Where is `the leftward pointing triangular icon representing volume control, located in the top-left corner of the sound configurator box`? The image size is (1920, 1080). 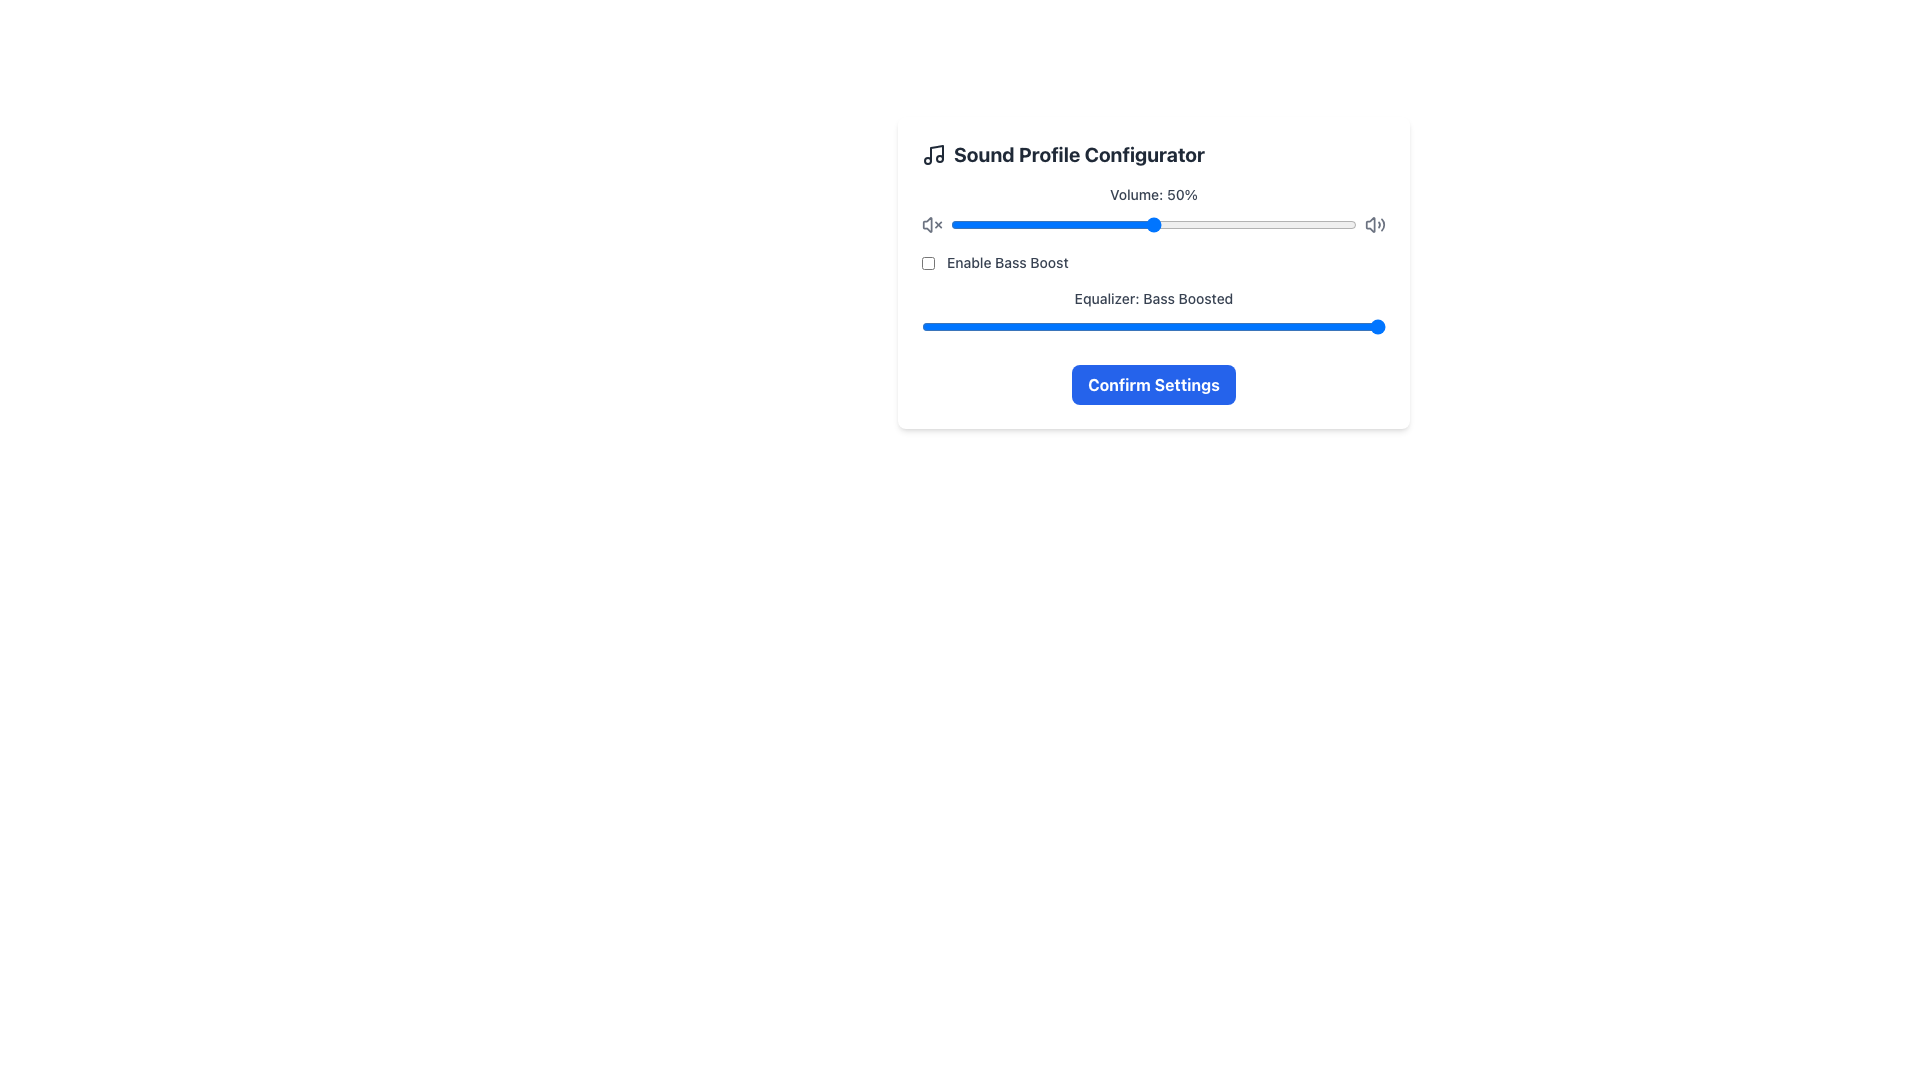
the leftward pointing triangular icon representing volume control, located in the top-left corner of the sound configurator box is located at coordinates (926, 224).